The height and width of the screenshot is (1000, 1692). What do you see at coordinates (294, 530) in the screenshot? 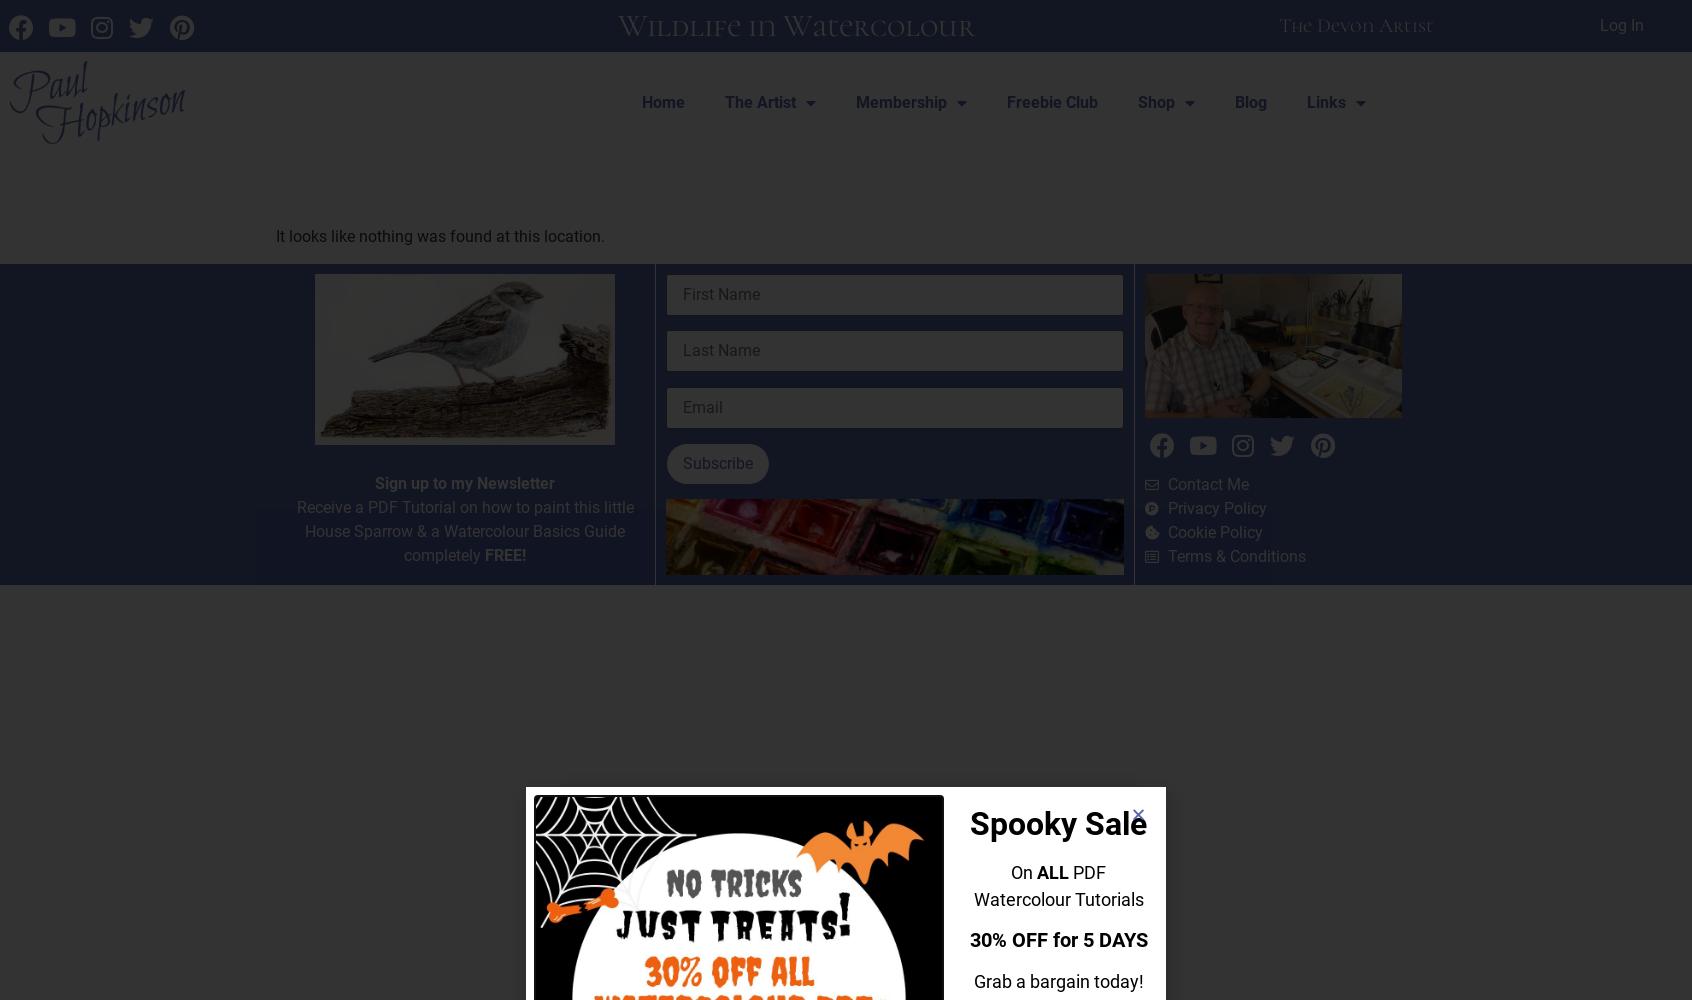
I see `'Receive a PDF Tutorial on how to paint this little House Sparrow & a Watercolour Basics Guide completely'` at bounding box center [294, 530].